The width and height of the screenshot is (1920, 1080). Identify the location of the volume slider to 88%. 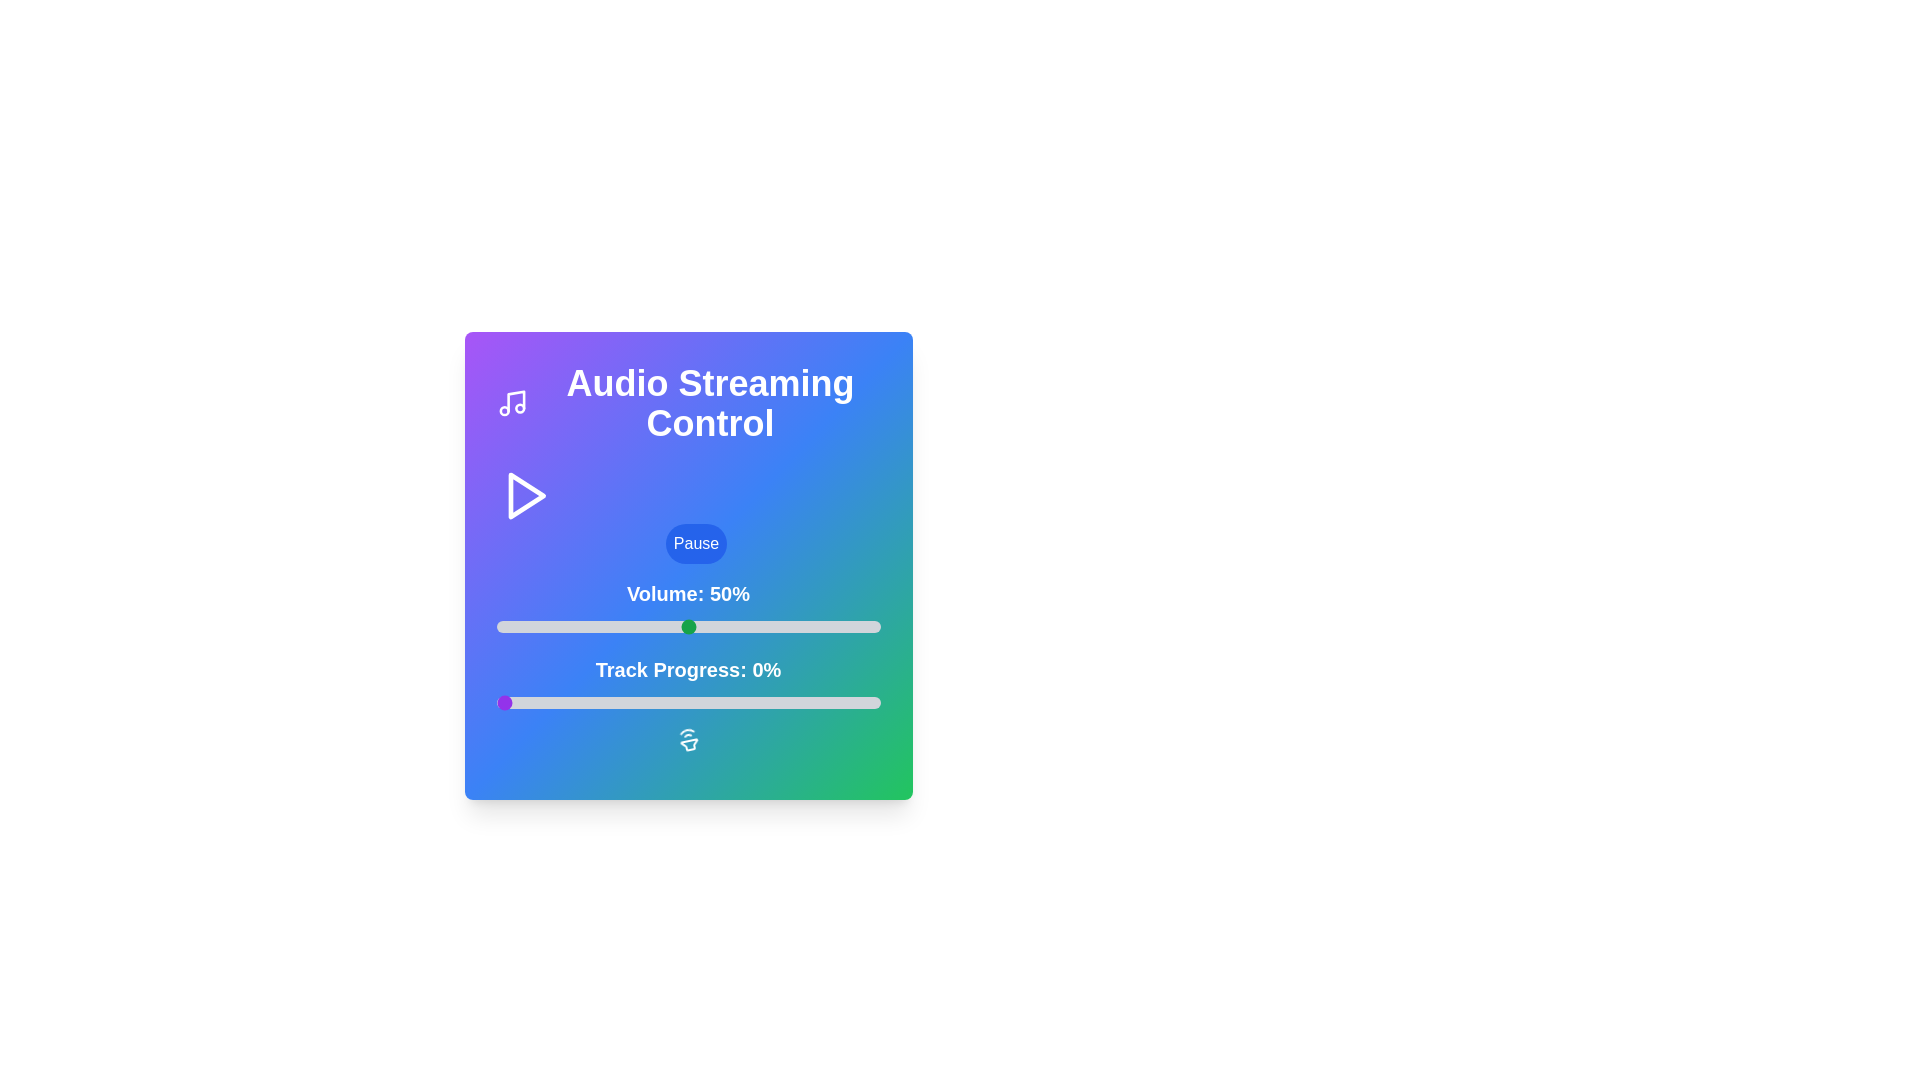
(834, 626).